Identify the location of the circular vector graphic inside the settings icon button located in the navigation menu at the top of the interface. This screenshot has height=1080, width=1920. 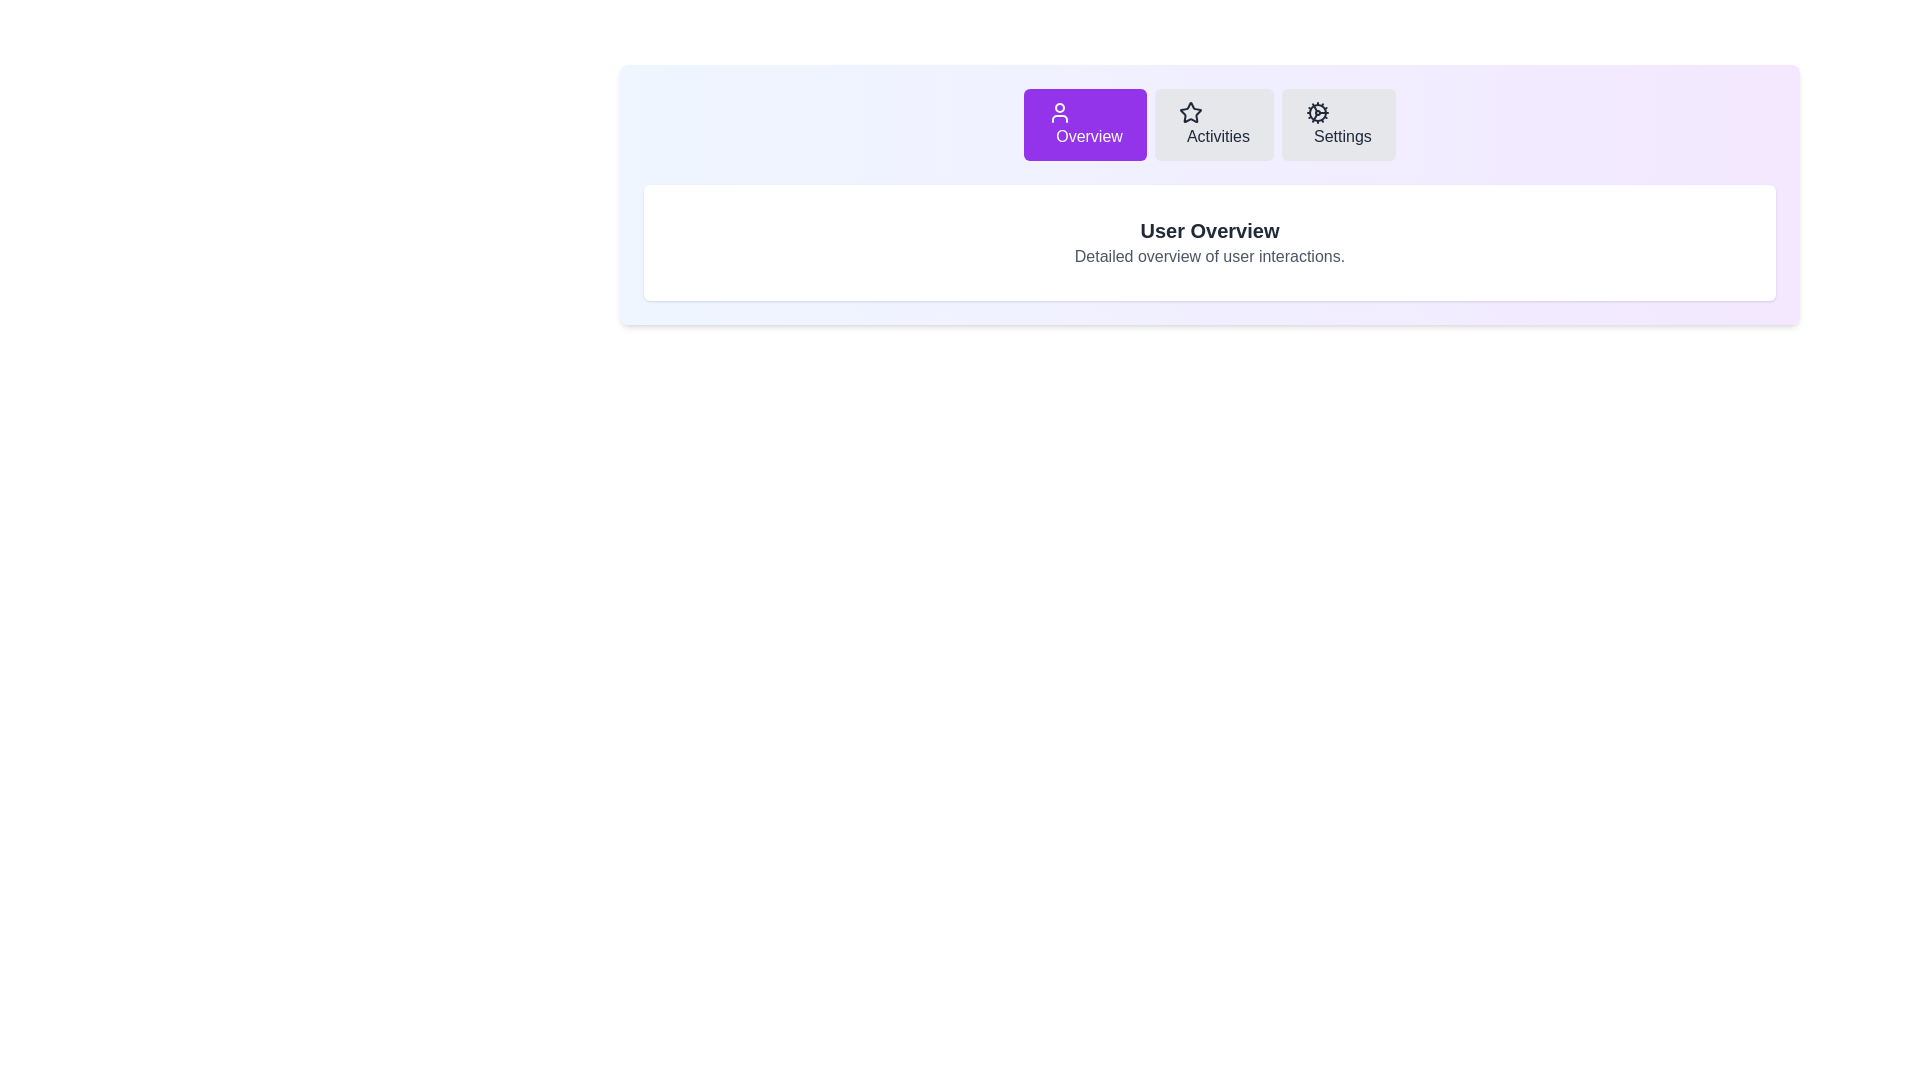
(1318, 112).